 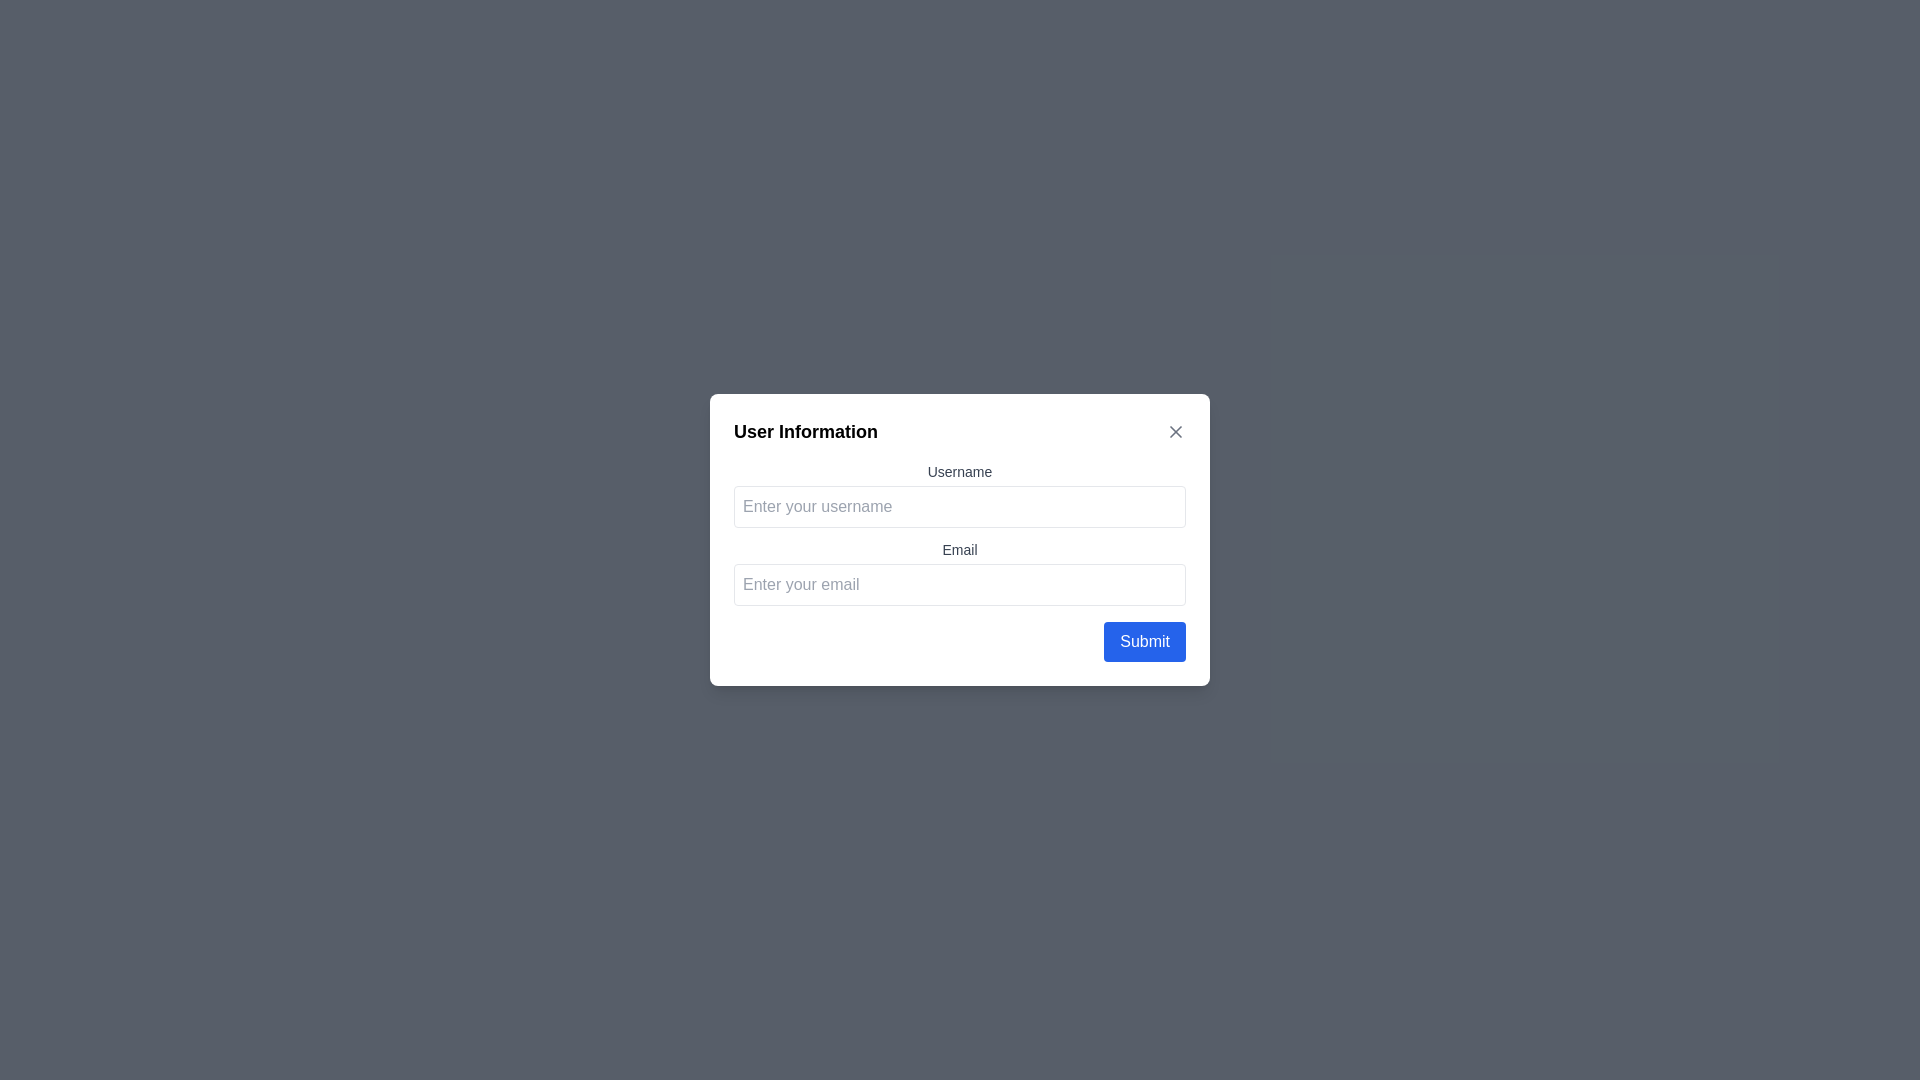 I want to click on the email input field located within the 'User Information' modal dialog box to focus on it, so click(x=960, y=573).